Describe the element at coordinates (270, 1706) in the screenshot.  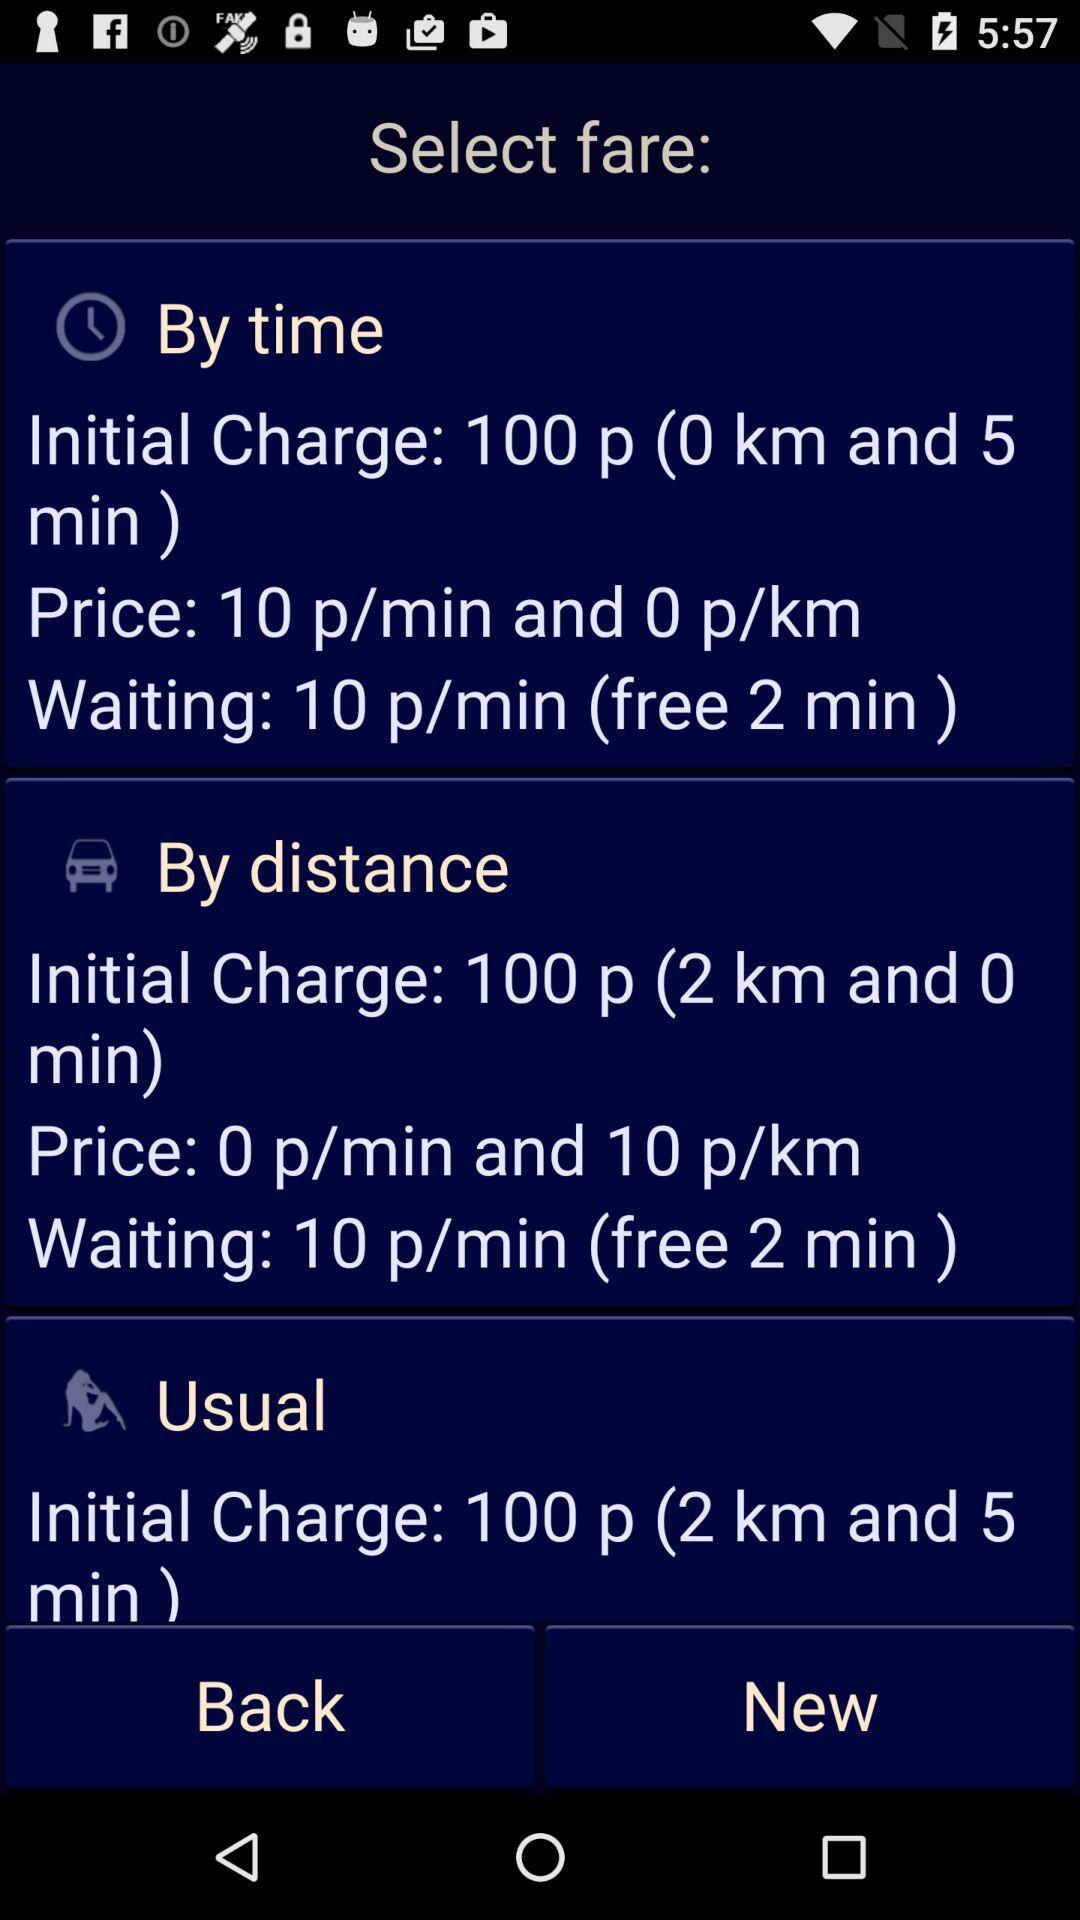
I see `back item` at that location.